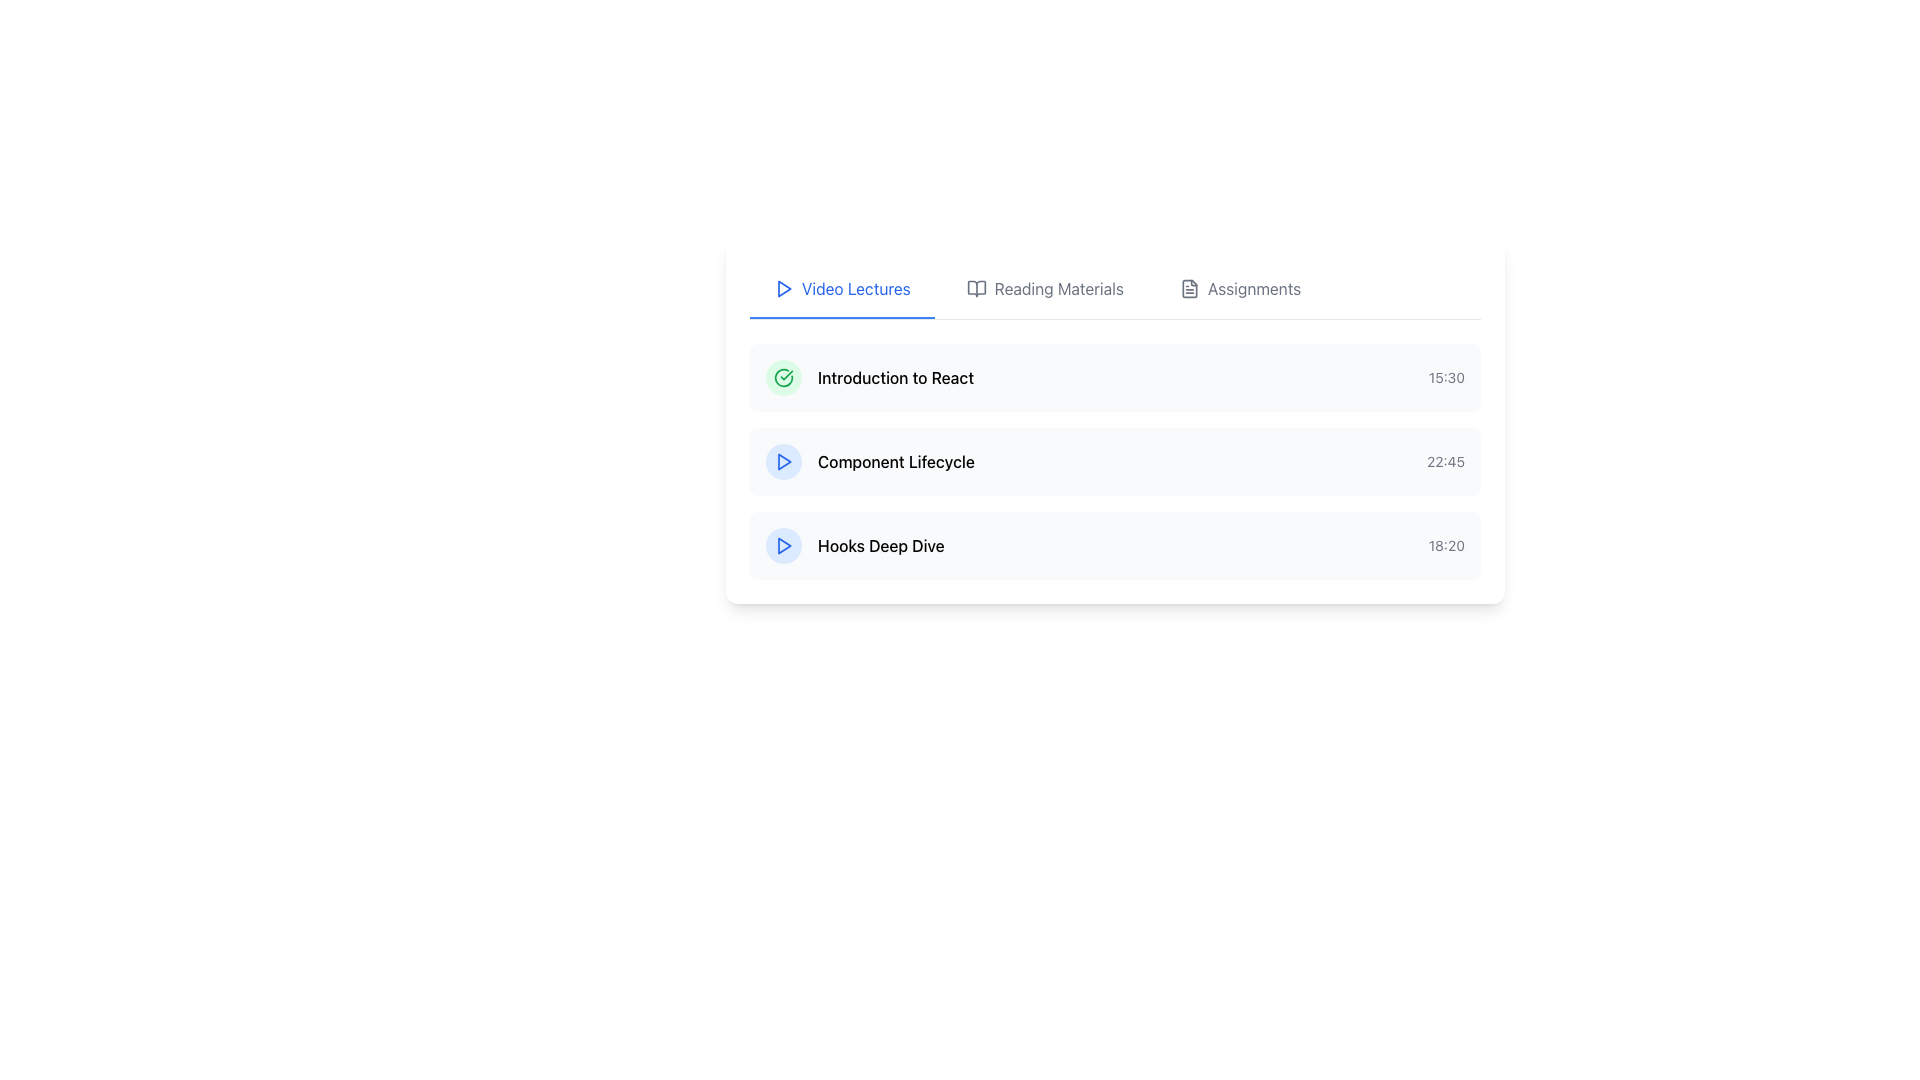 The image size is (1920, 1080). What do you see at coordinates (1058, 289) in the screenshot?
I see `the 'Reading Materials' text label in the horizontal navigation bar` at bounding box center [1058, 289].